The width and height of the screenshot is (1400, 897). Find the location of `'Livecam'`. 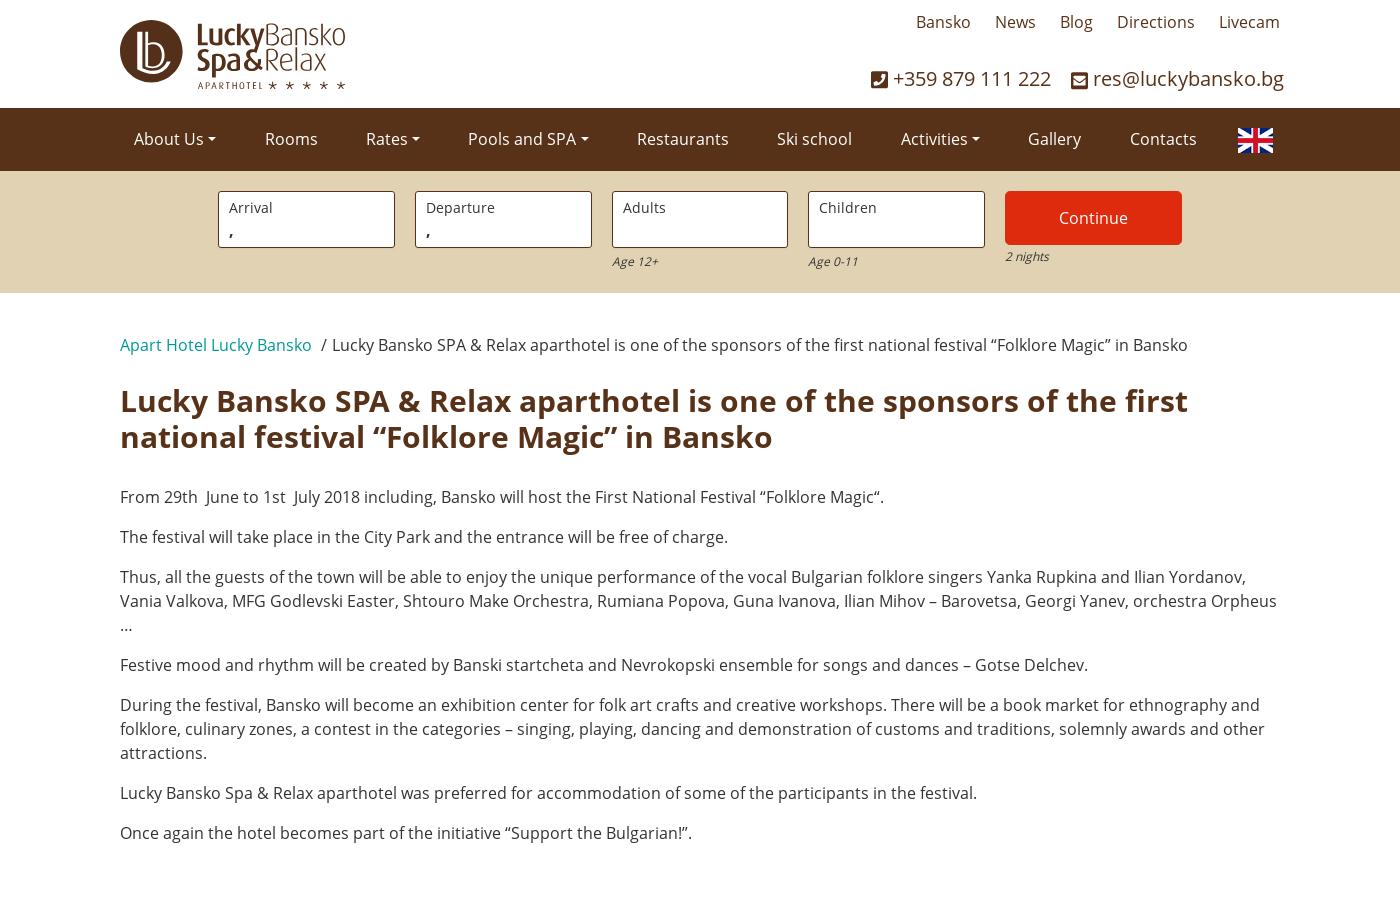

'Livecam' is located at coordinates (1248, 20).